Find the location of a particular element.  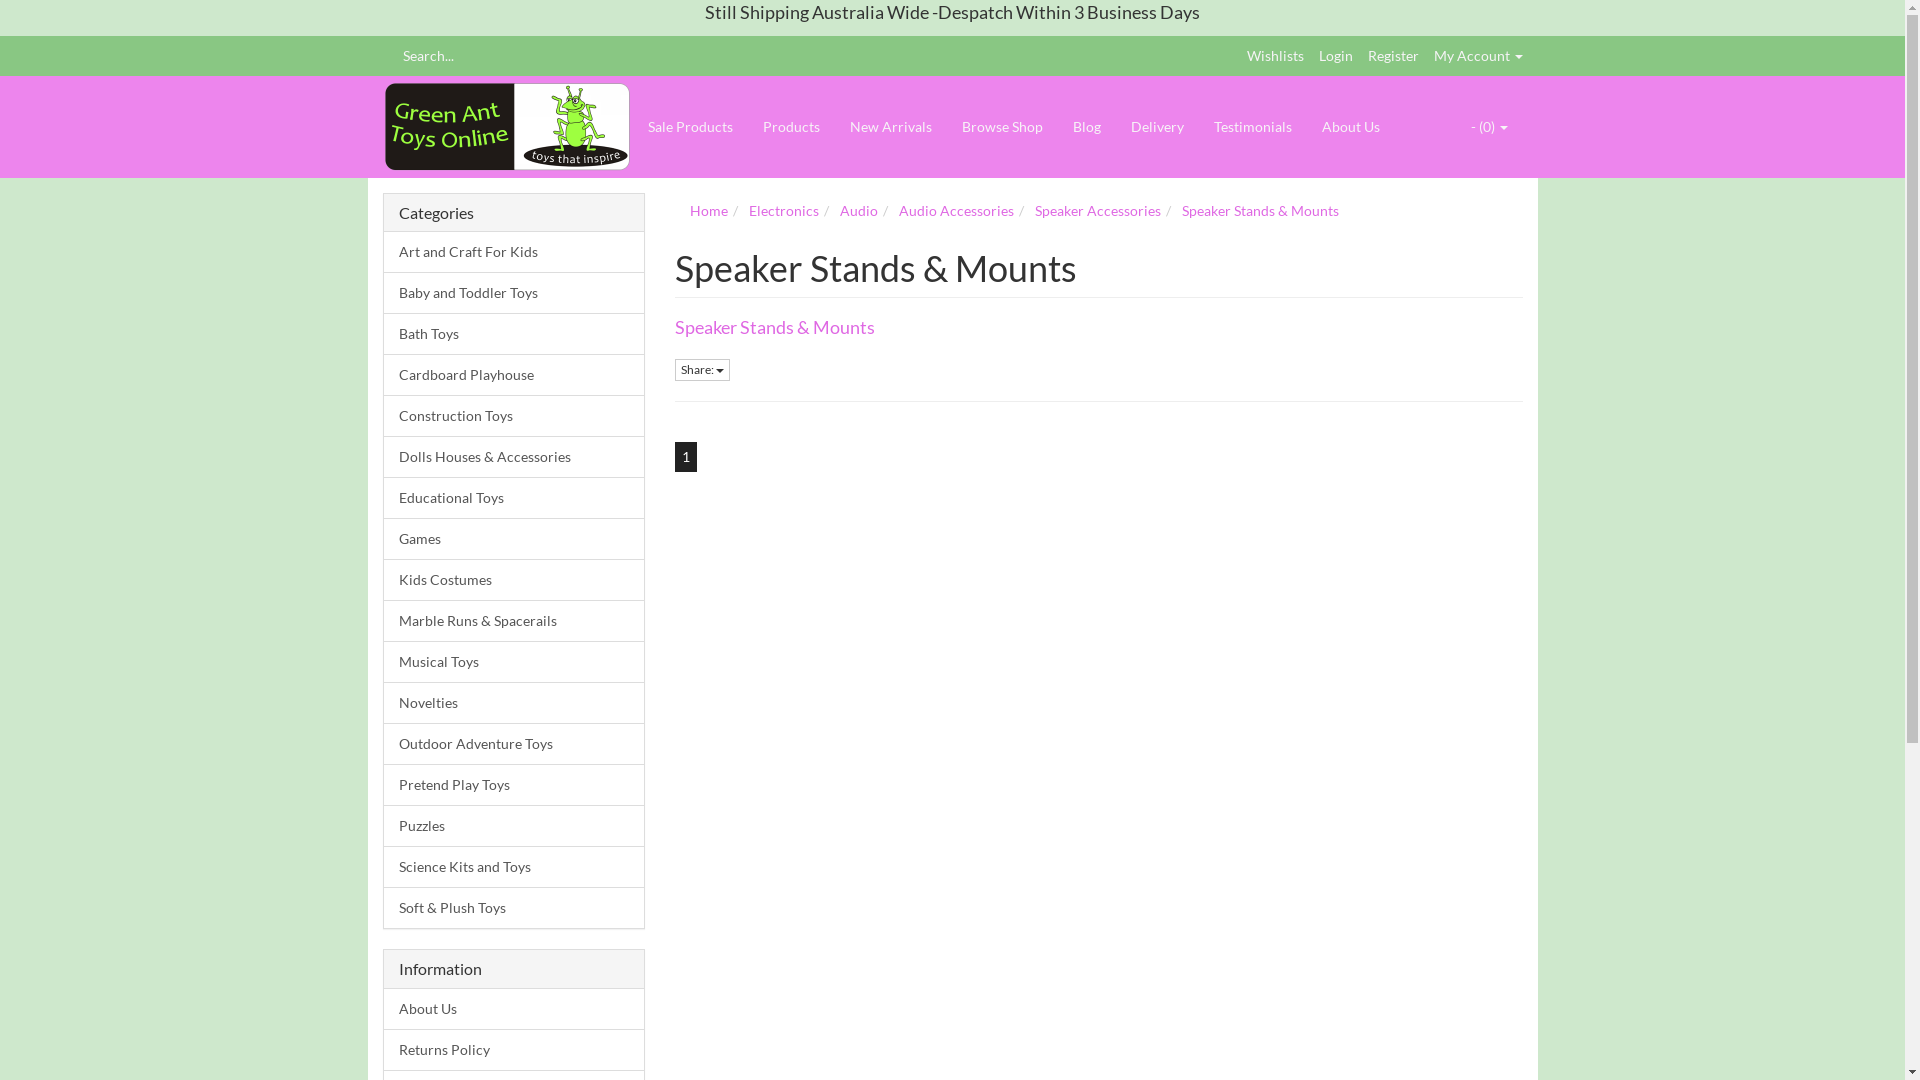

'About Us' is located at coordinates (514, 1009).